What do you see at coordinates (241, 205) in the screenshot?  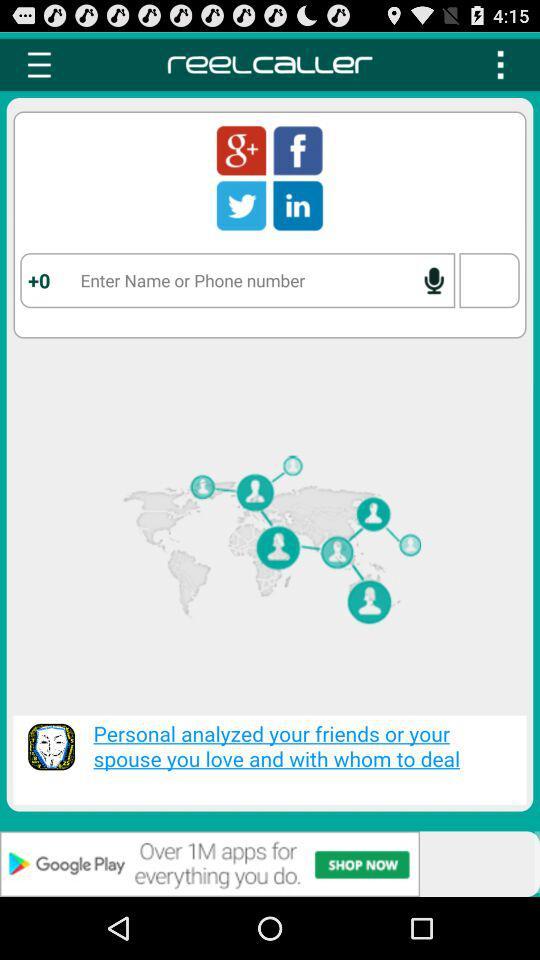 I see `twitter` at bounding box center [241, 205].